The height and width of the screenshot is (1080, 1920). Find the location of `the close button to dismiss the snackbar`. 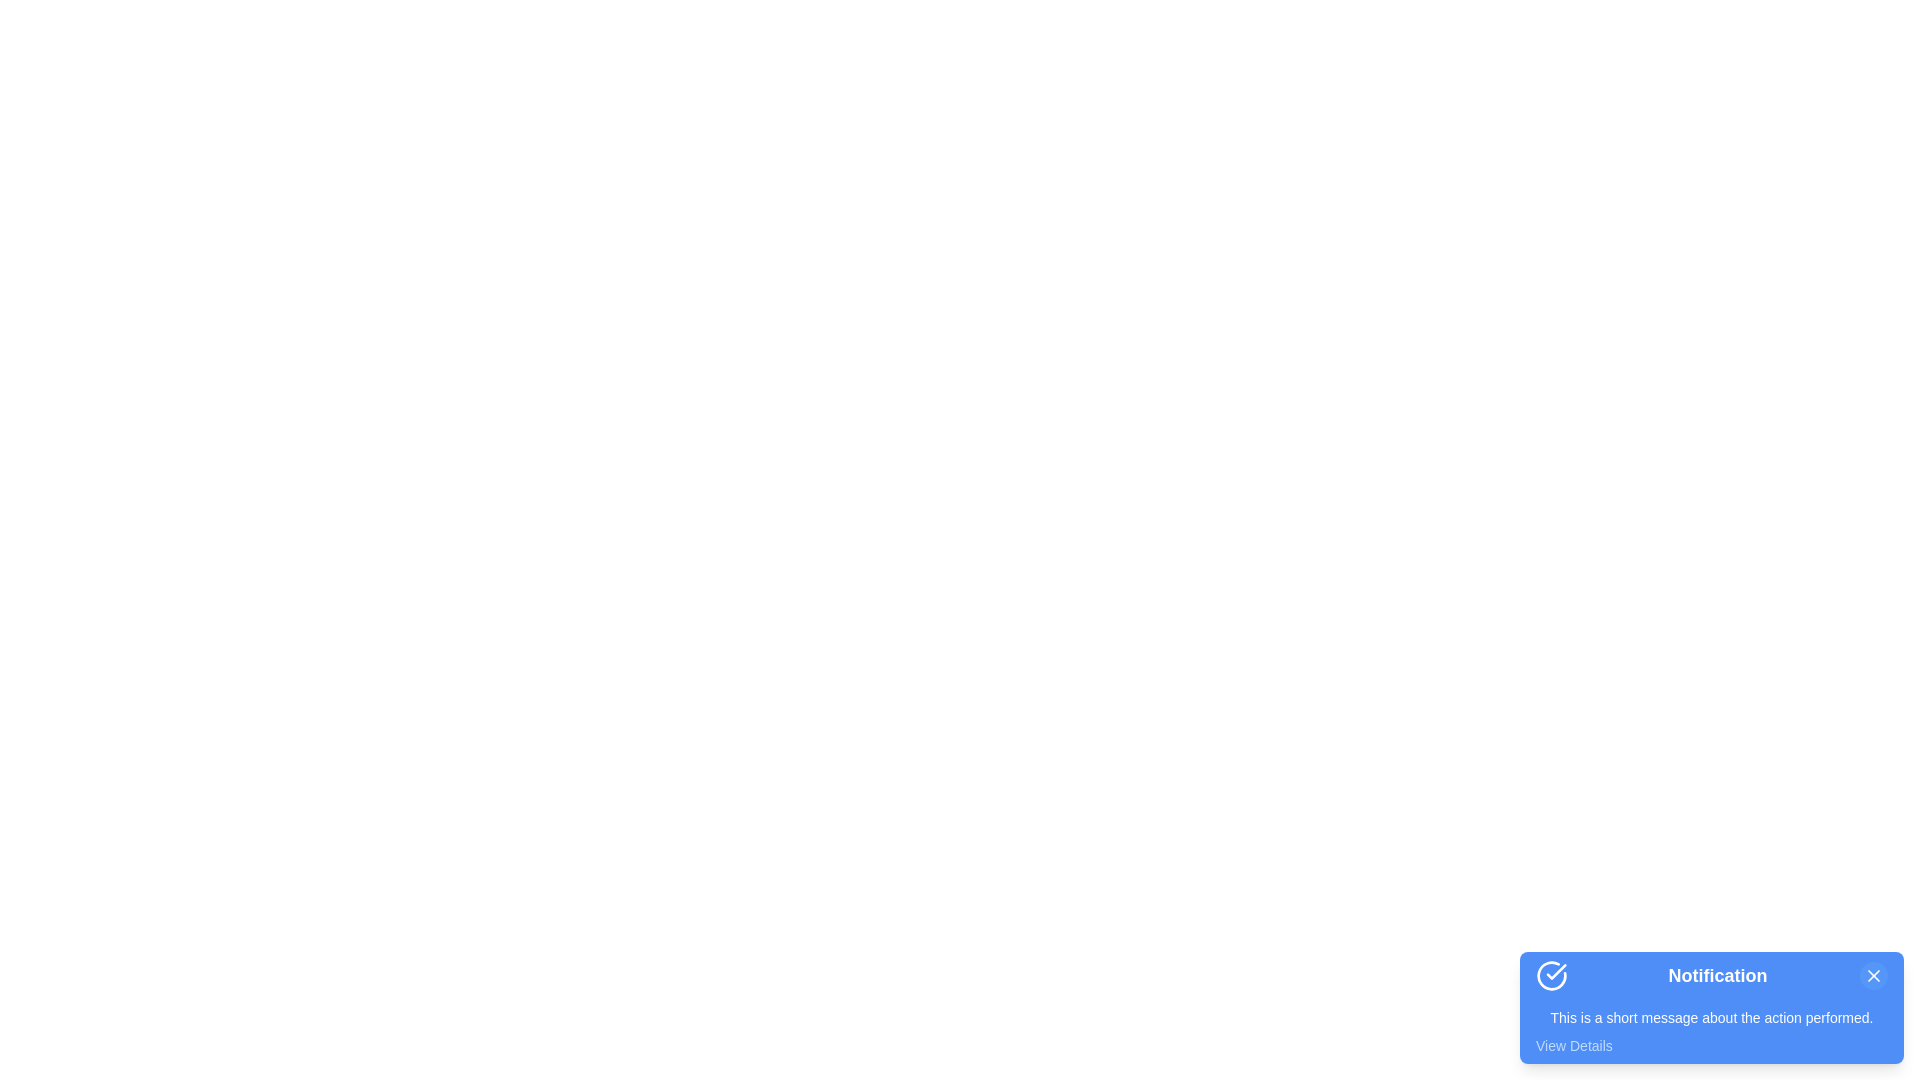

the close button to dismiss the snackbar is located at coordinates (1872, 974).